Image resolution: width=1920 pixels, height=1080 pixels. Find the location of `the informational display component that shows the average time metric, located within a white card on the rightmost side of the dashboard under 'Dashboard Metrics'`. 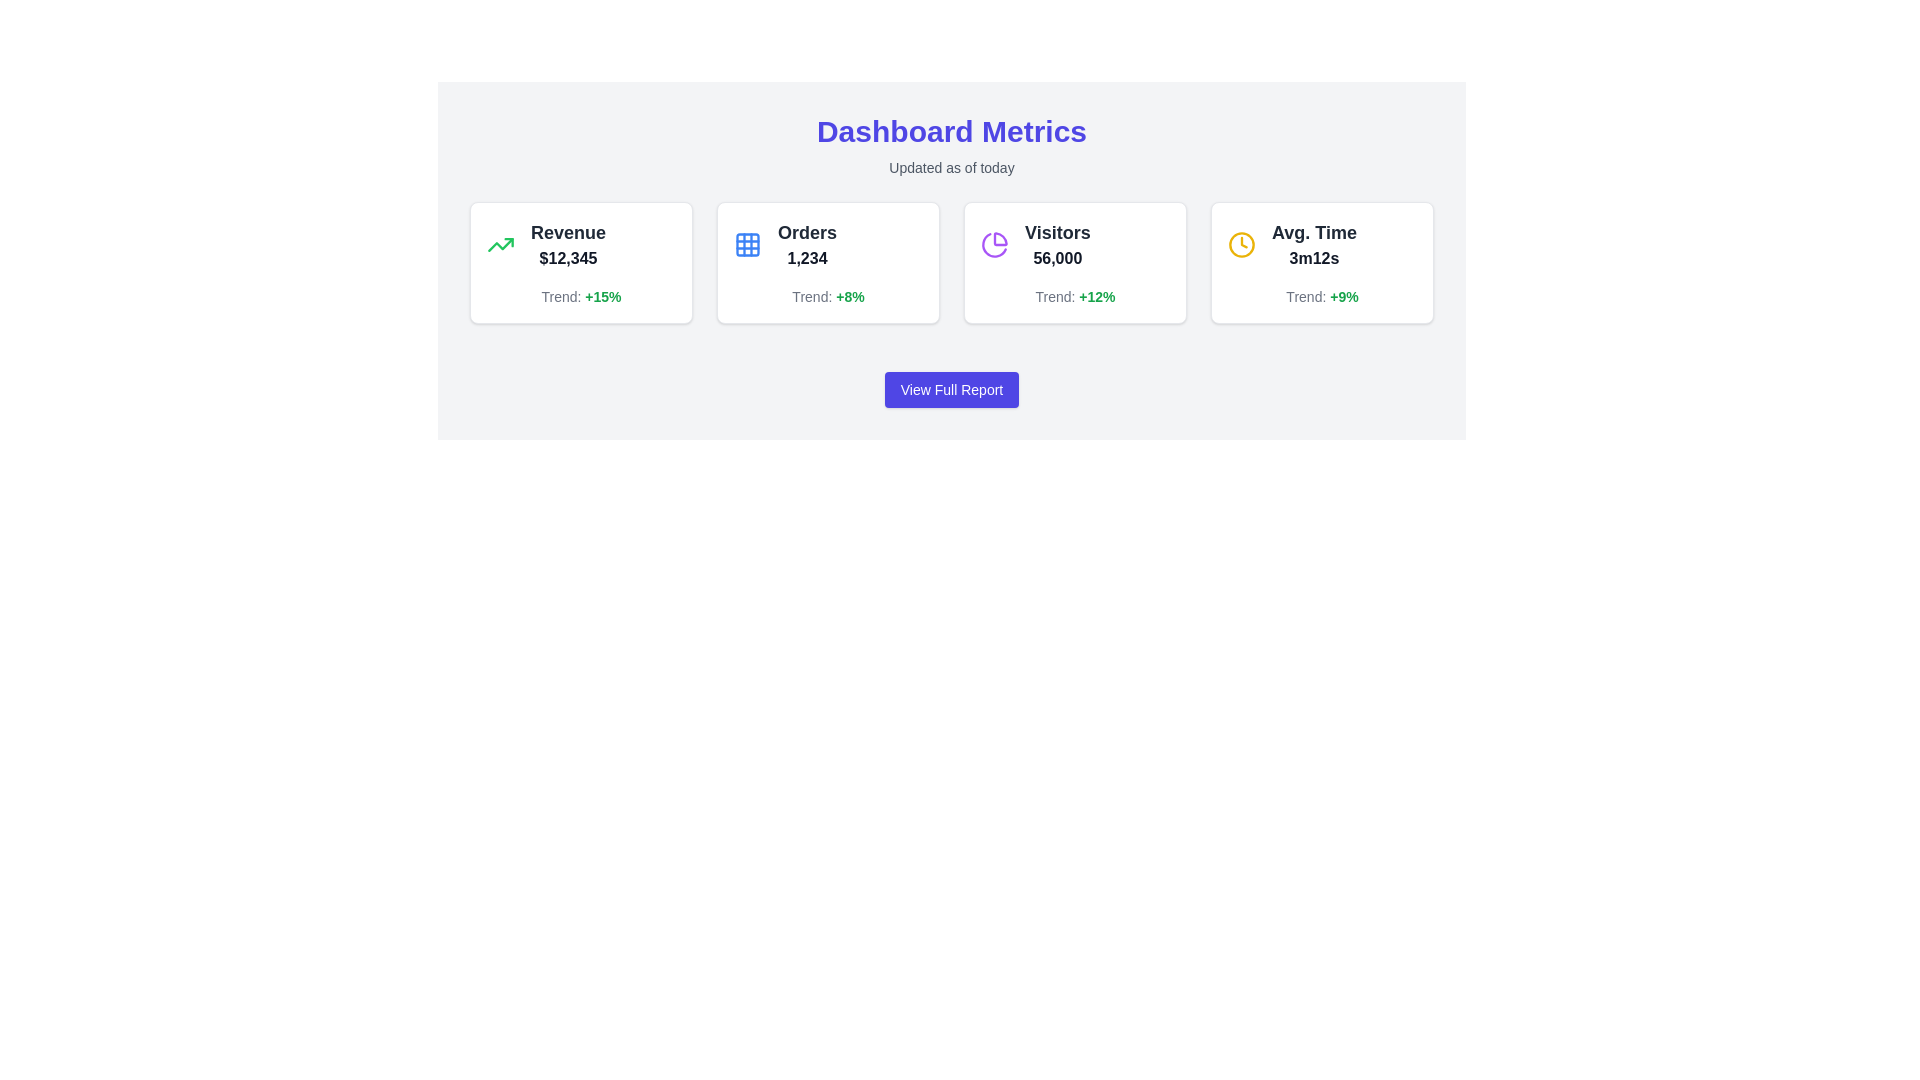

the informational display component that shows the average time metric, located within a white card on the rightmost side of the dashboard under 'Dashboard Metrics' is located at coordinates (1322, 244).